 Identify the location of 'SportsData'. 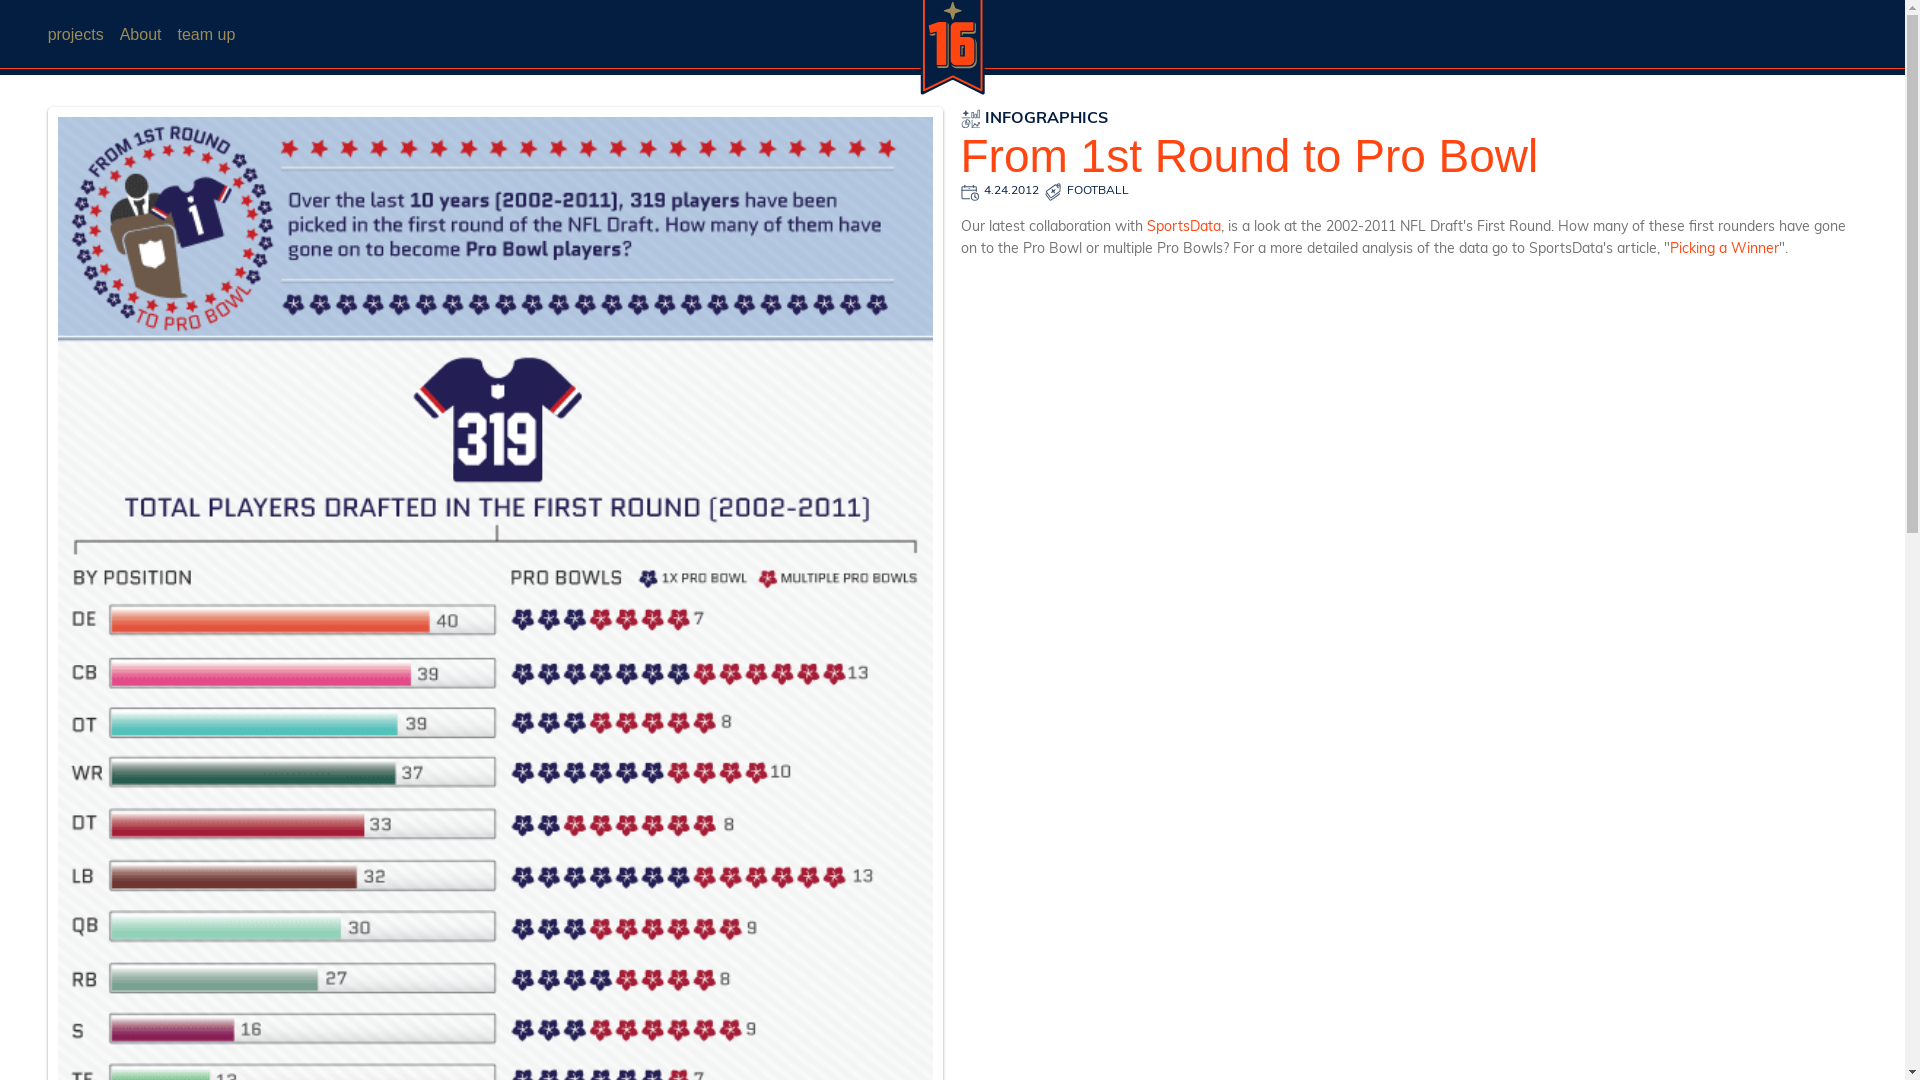
(1182, 226).